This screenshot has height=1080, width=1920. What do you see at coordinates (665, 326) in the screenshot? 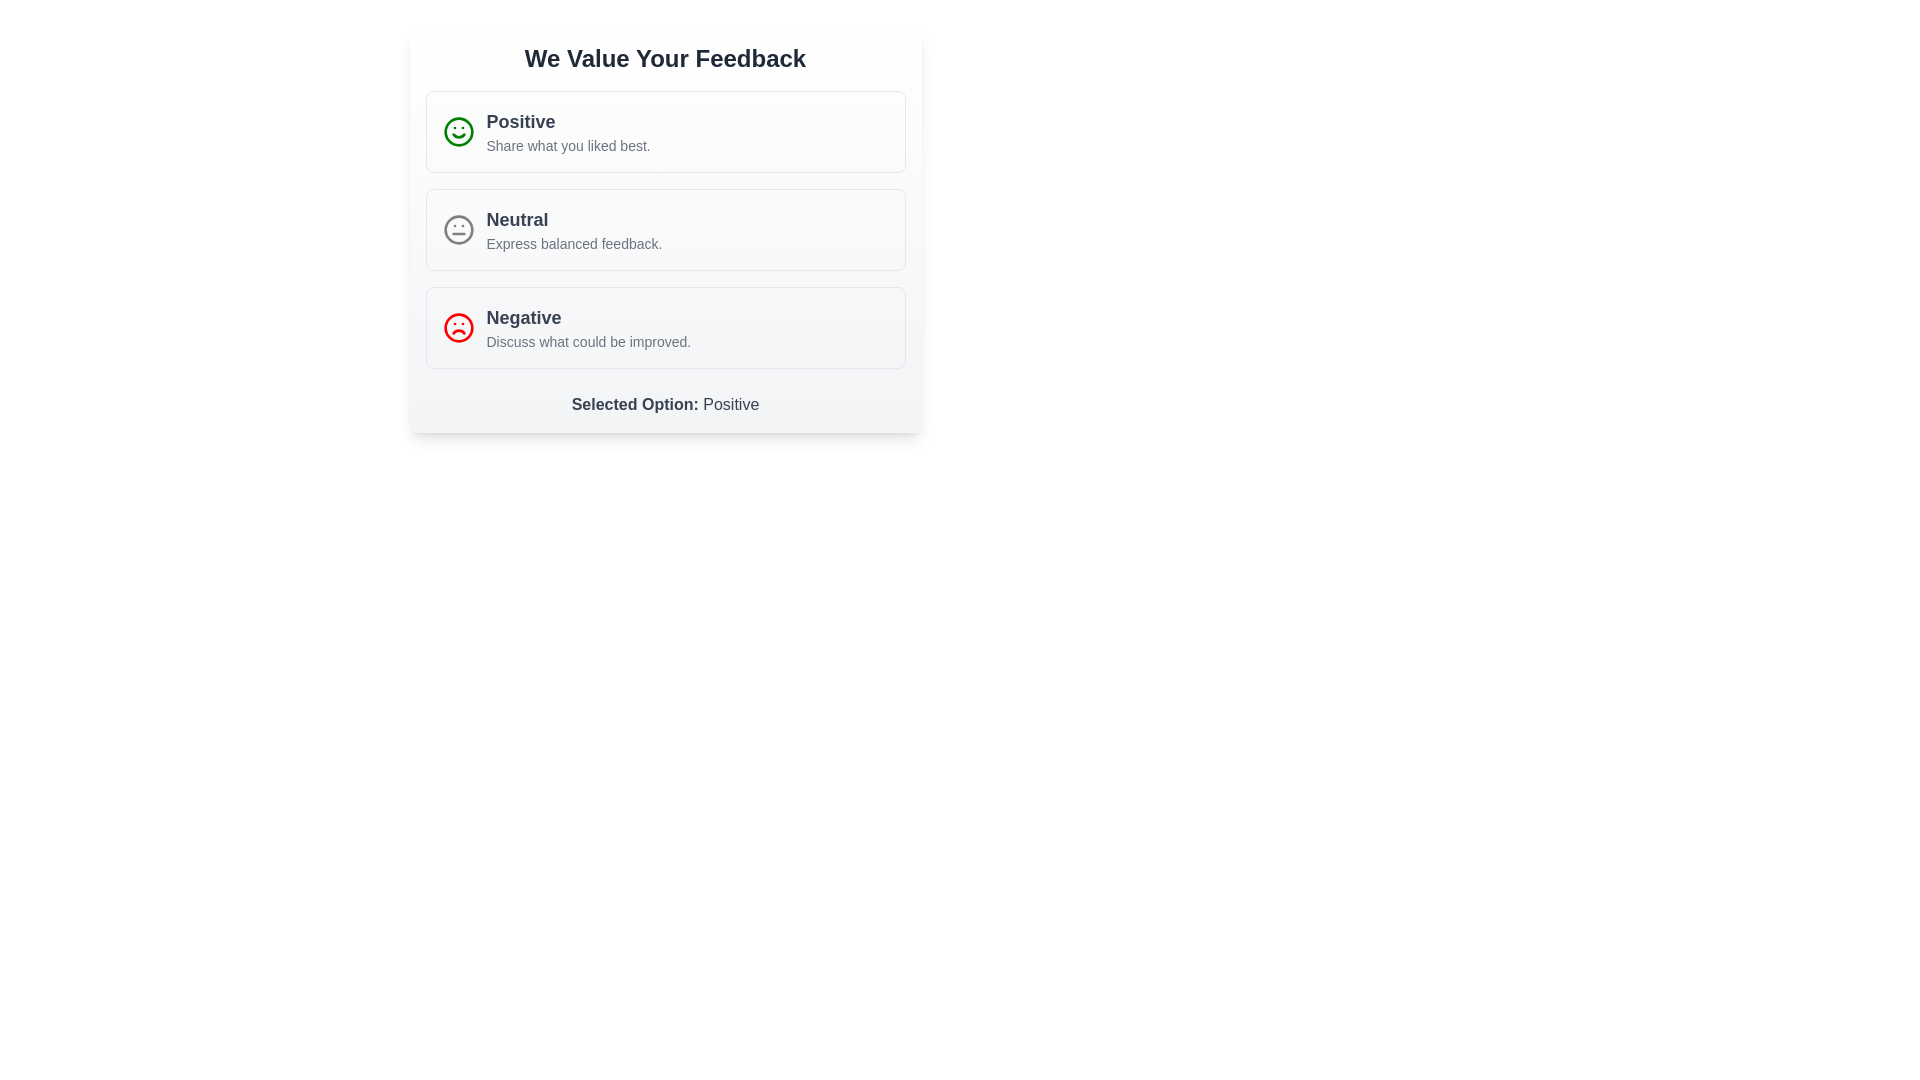
I see `the selectable card for negative feedback using keyboard navigation` at bounding box center [665, 326].